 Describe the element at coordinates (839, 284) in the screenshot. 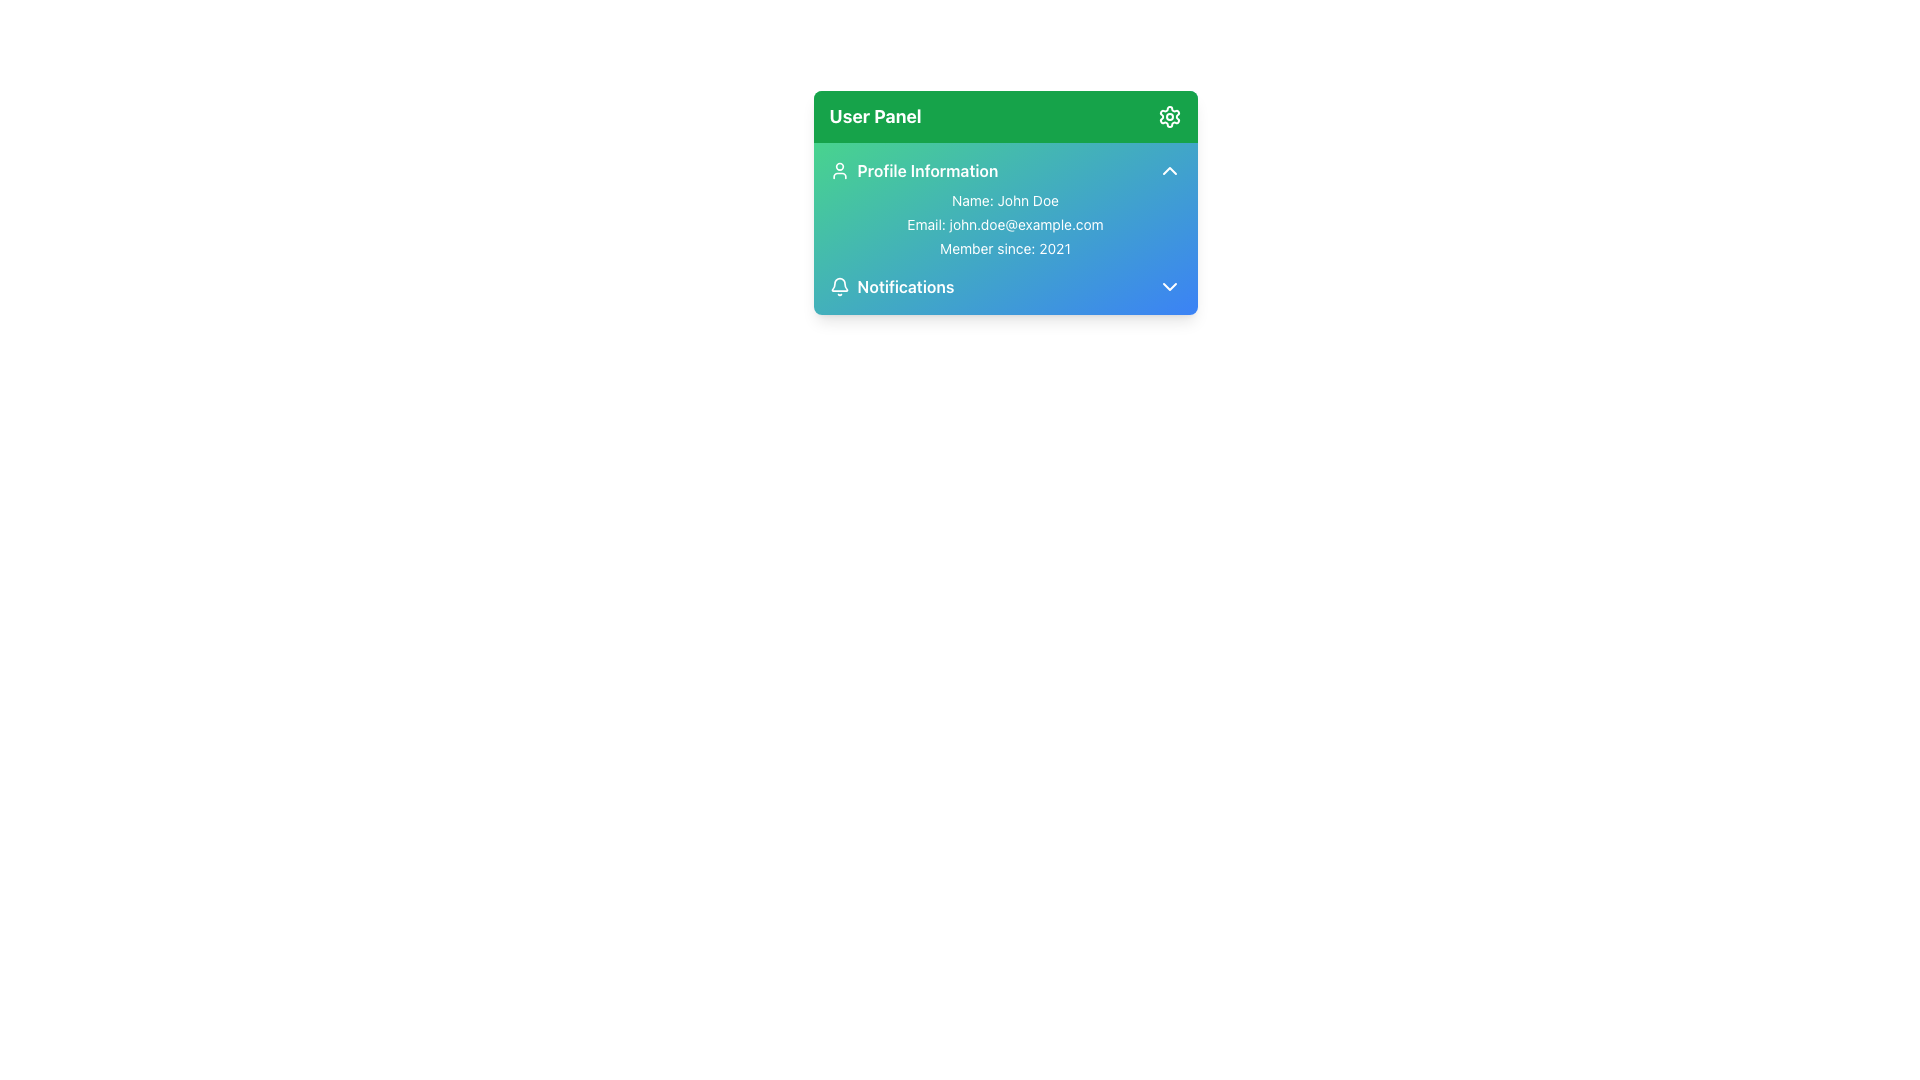

I see `the notification icon located in the 'Notifications' section, to the left of the text label 'Notifications'` at that location.